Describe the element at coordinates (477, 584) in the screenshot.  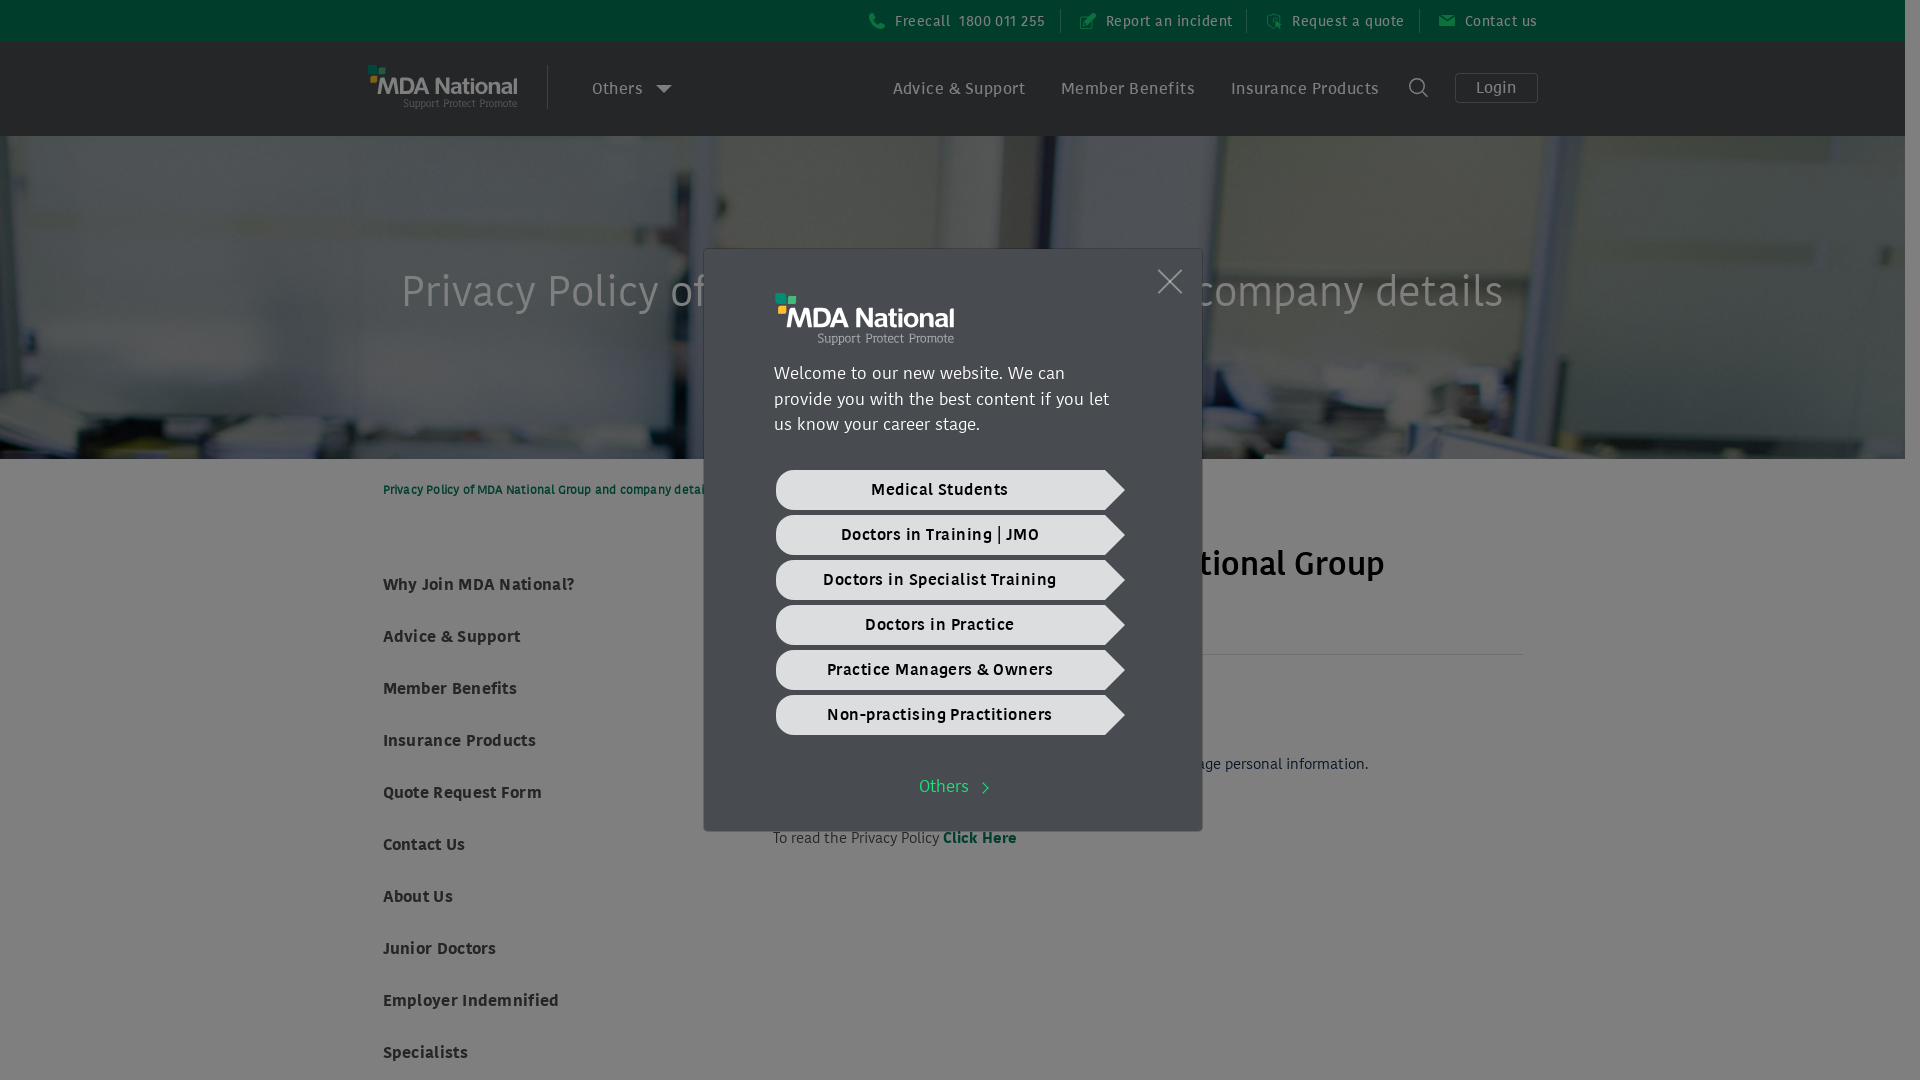
I see `'Why Join MDA National?'` at that location.